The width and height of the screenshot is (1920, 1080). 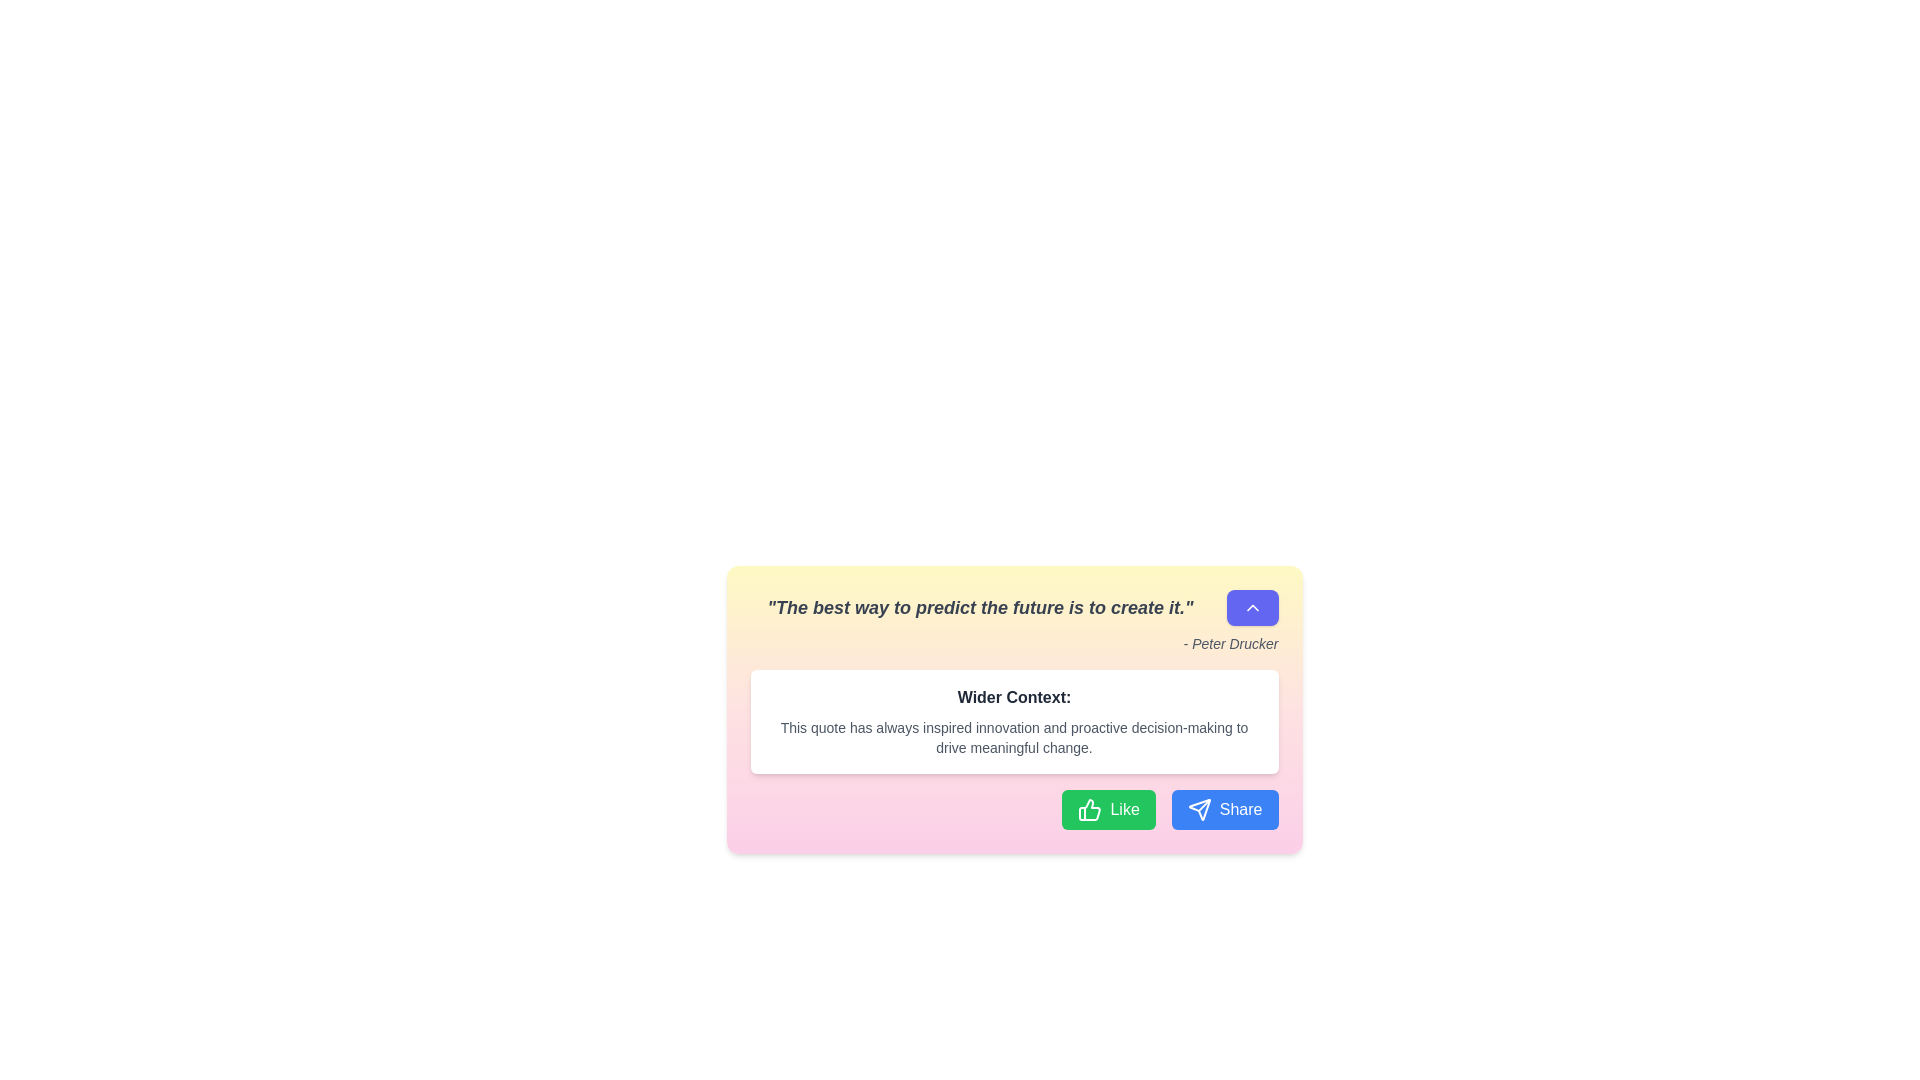 I want to click on the thumbs-up icon button located at the bottom of the card-like structure, so click(x=1089, y=810).